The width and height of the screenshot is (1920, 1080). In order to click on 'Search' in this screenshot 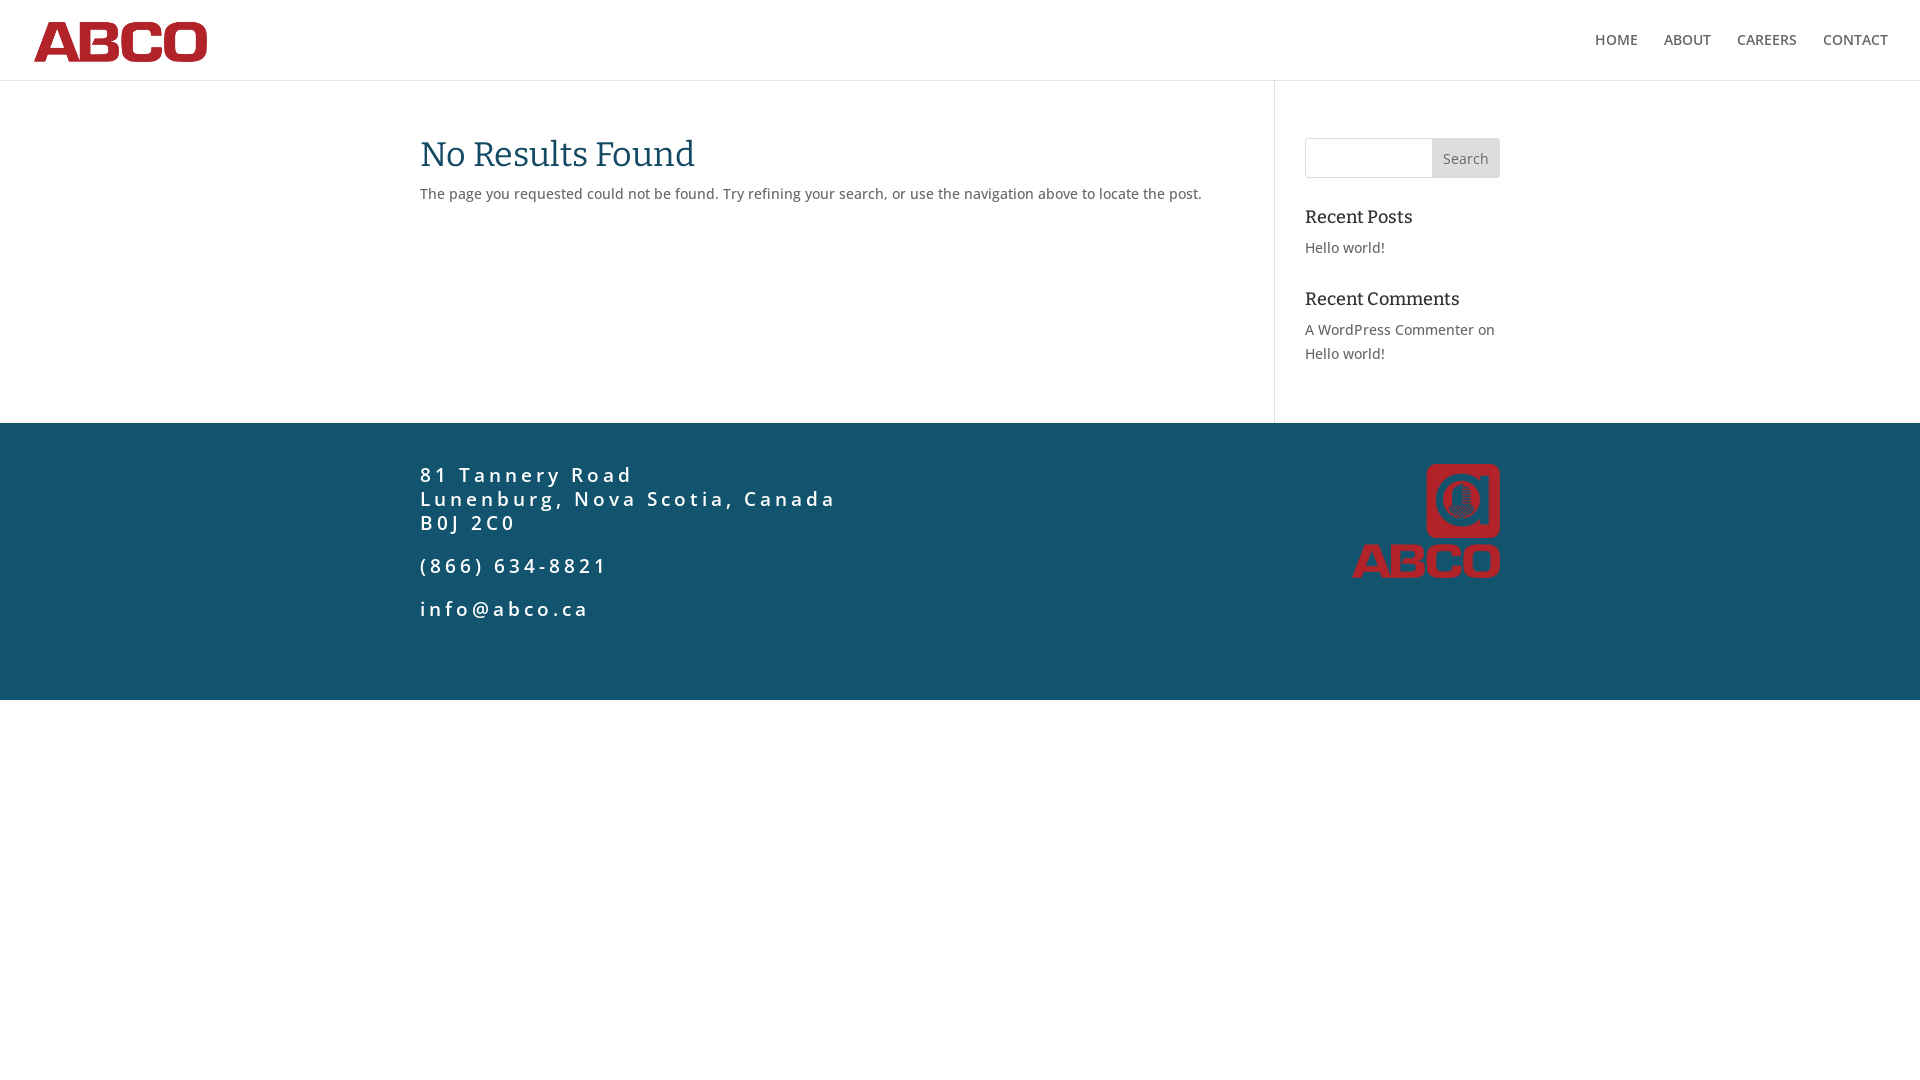, I will do `click(1430, 157)`.